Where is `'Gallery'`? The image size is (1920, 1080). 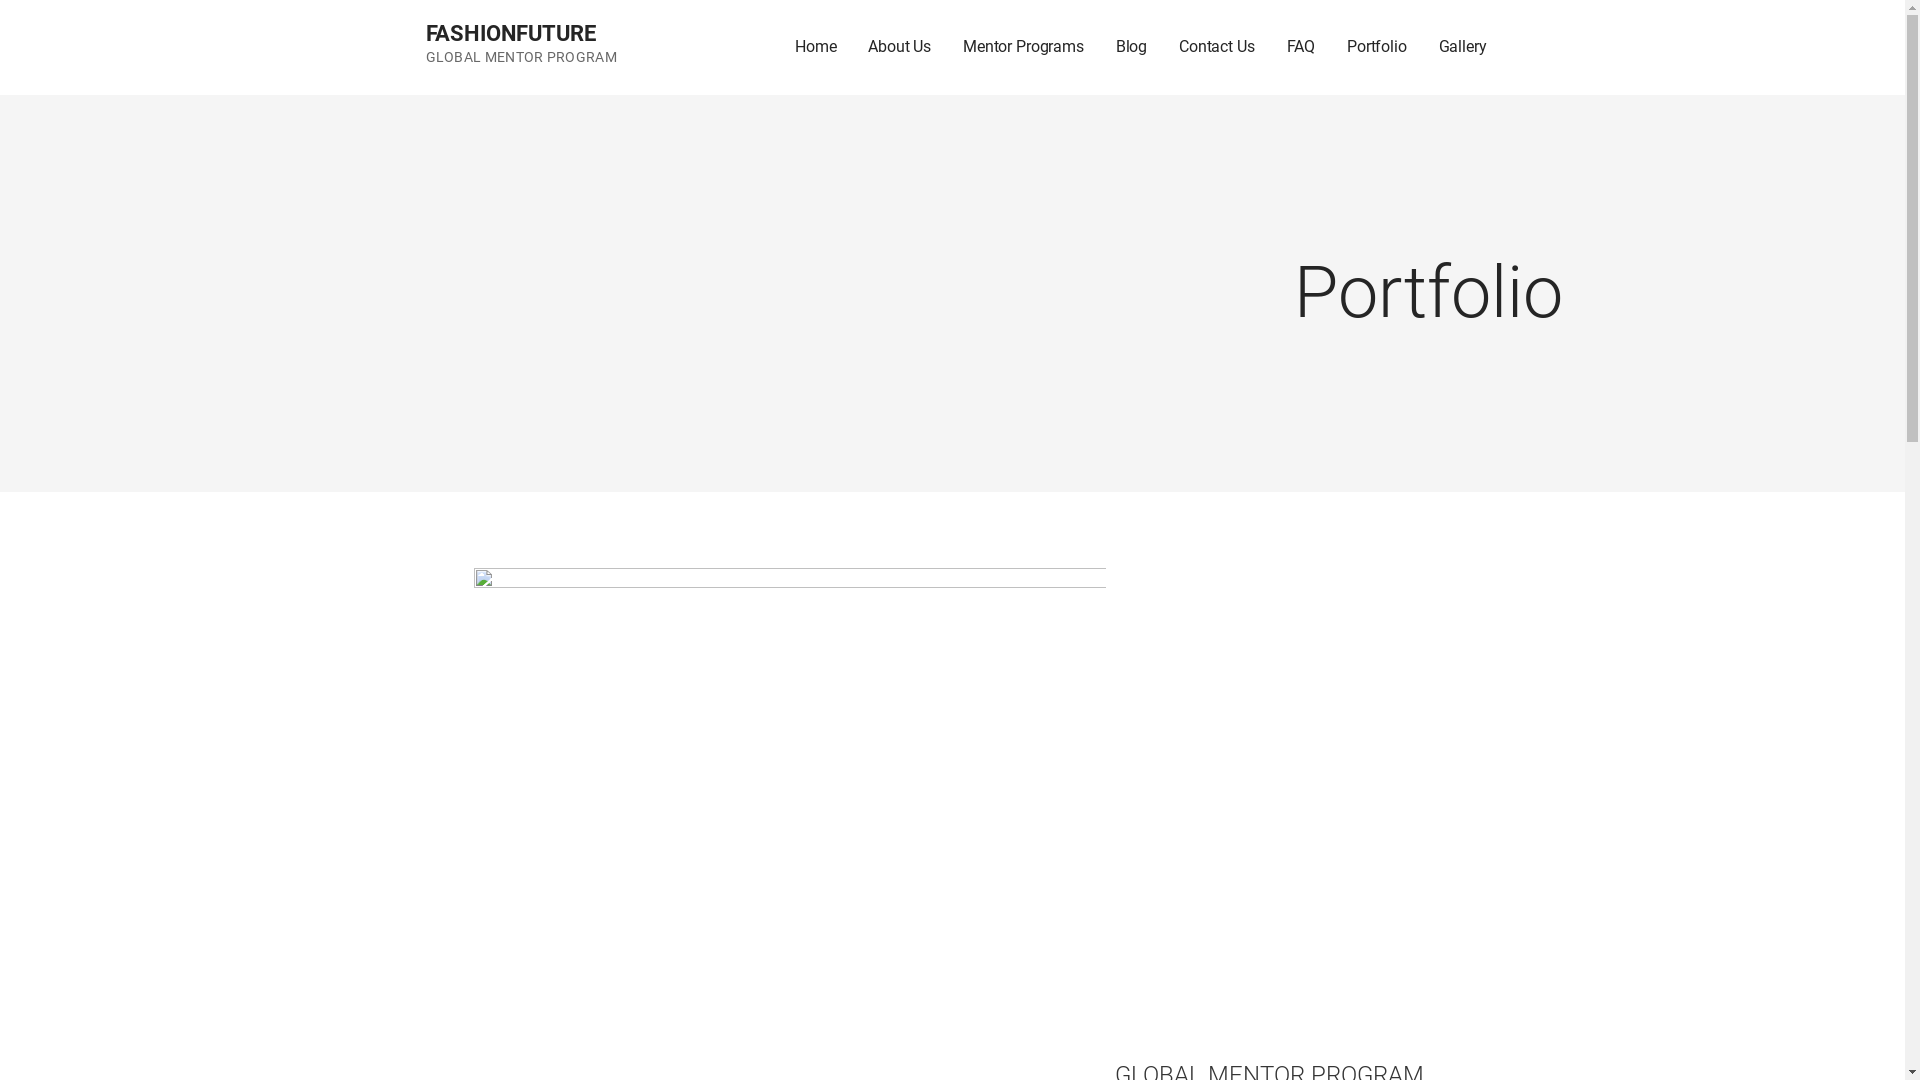
'Gallery' is located at coordinates (1463, 46).